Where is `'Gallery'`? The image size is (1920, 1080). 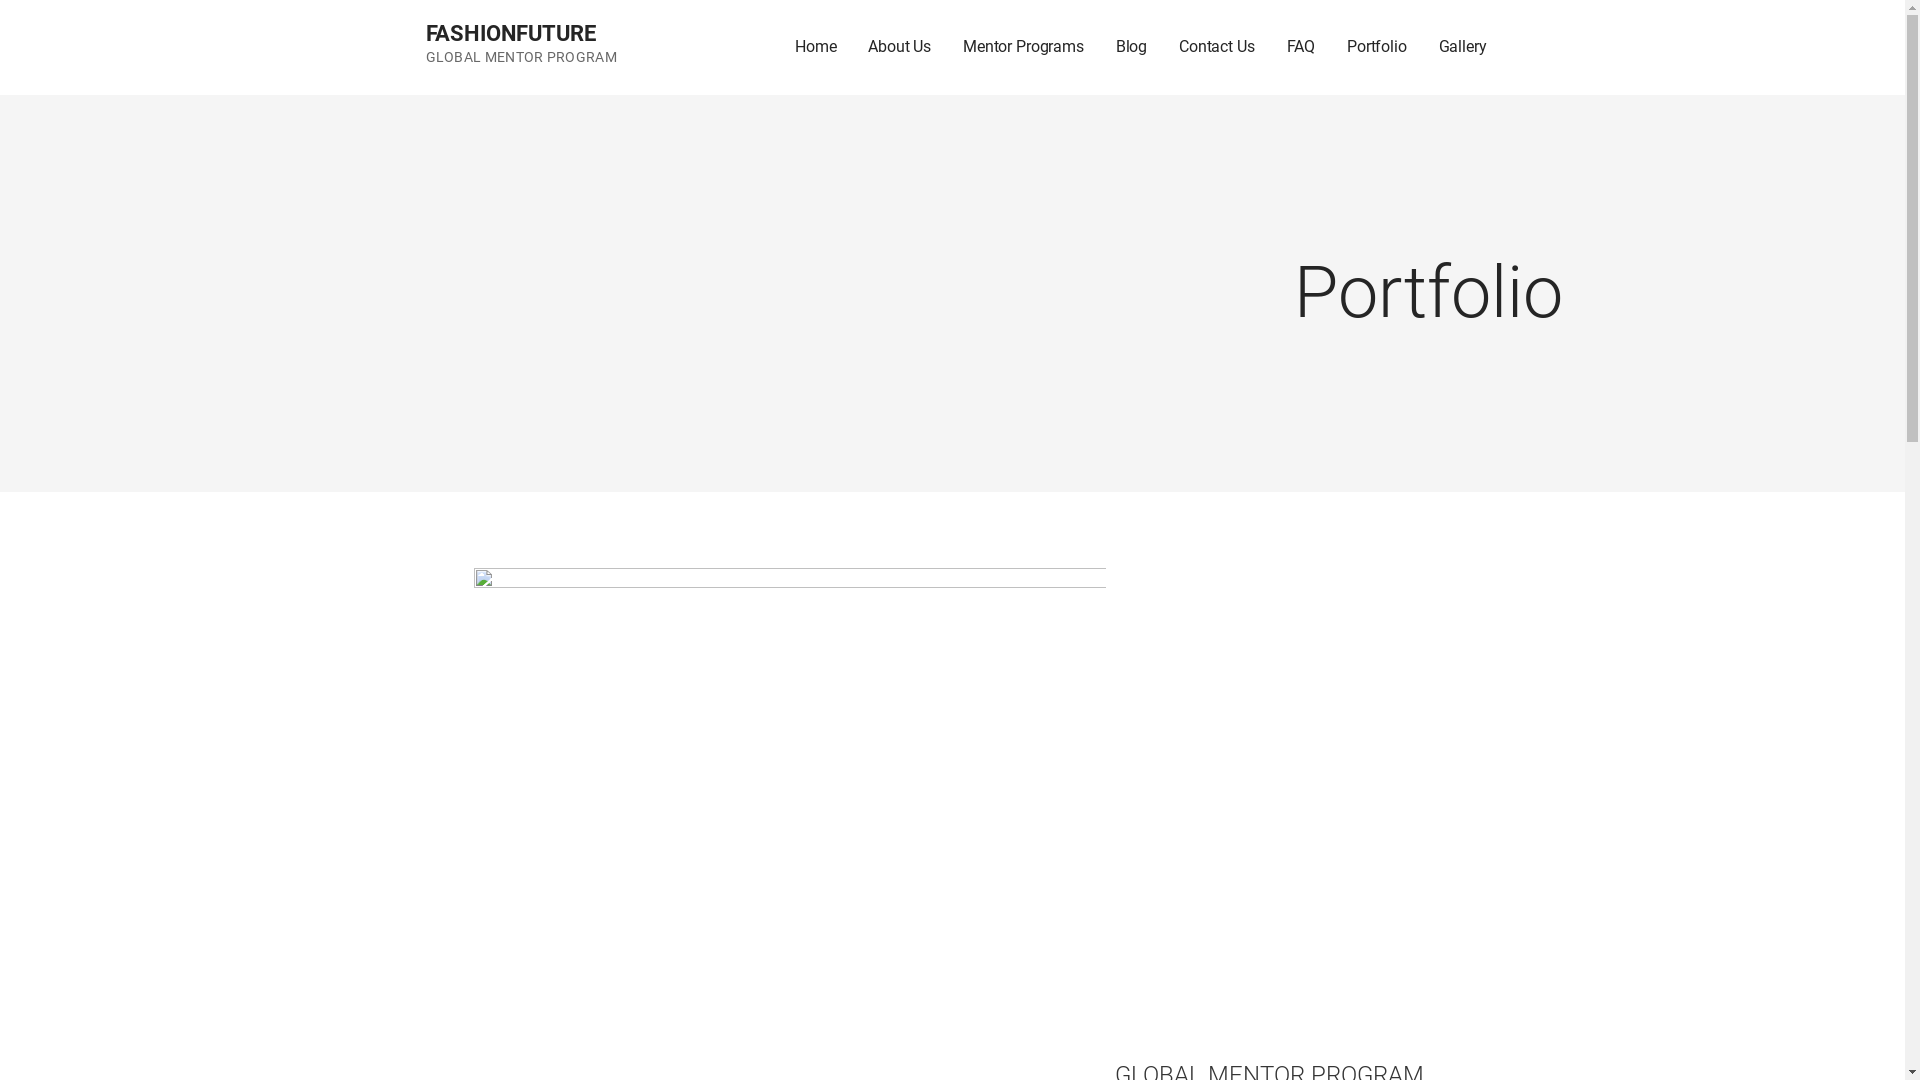
'Gallery' is located at coordinates (1463, 46).